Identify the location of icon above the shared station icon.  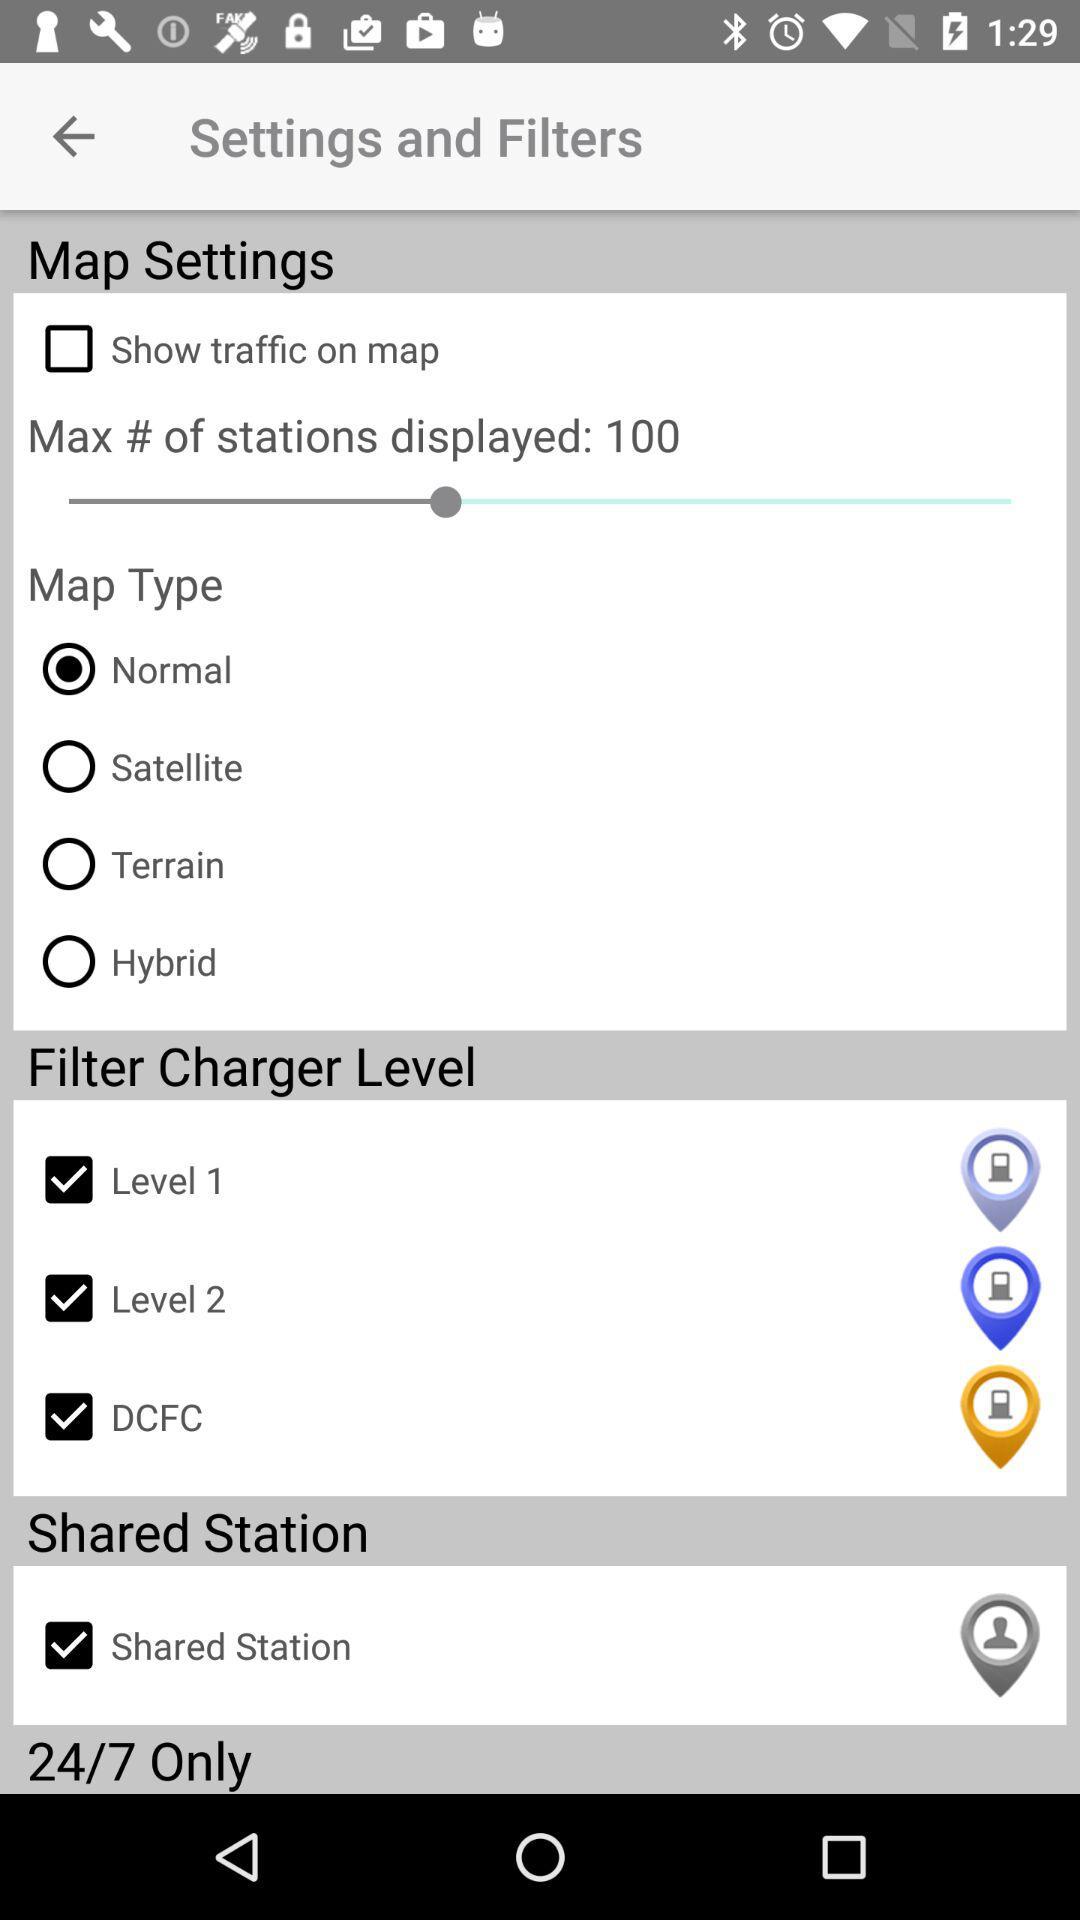
(540, 1415).